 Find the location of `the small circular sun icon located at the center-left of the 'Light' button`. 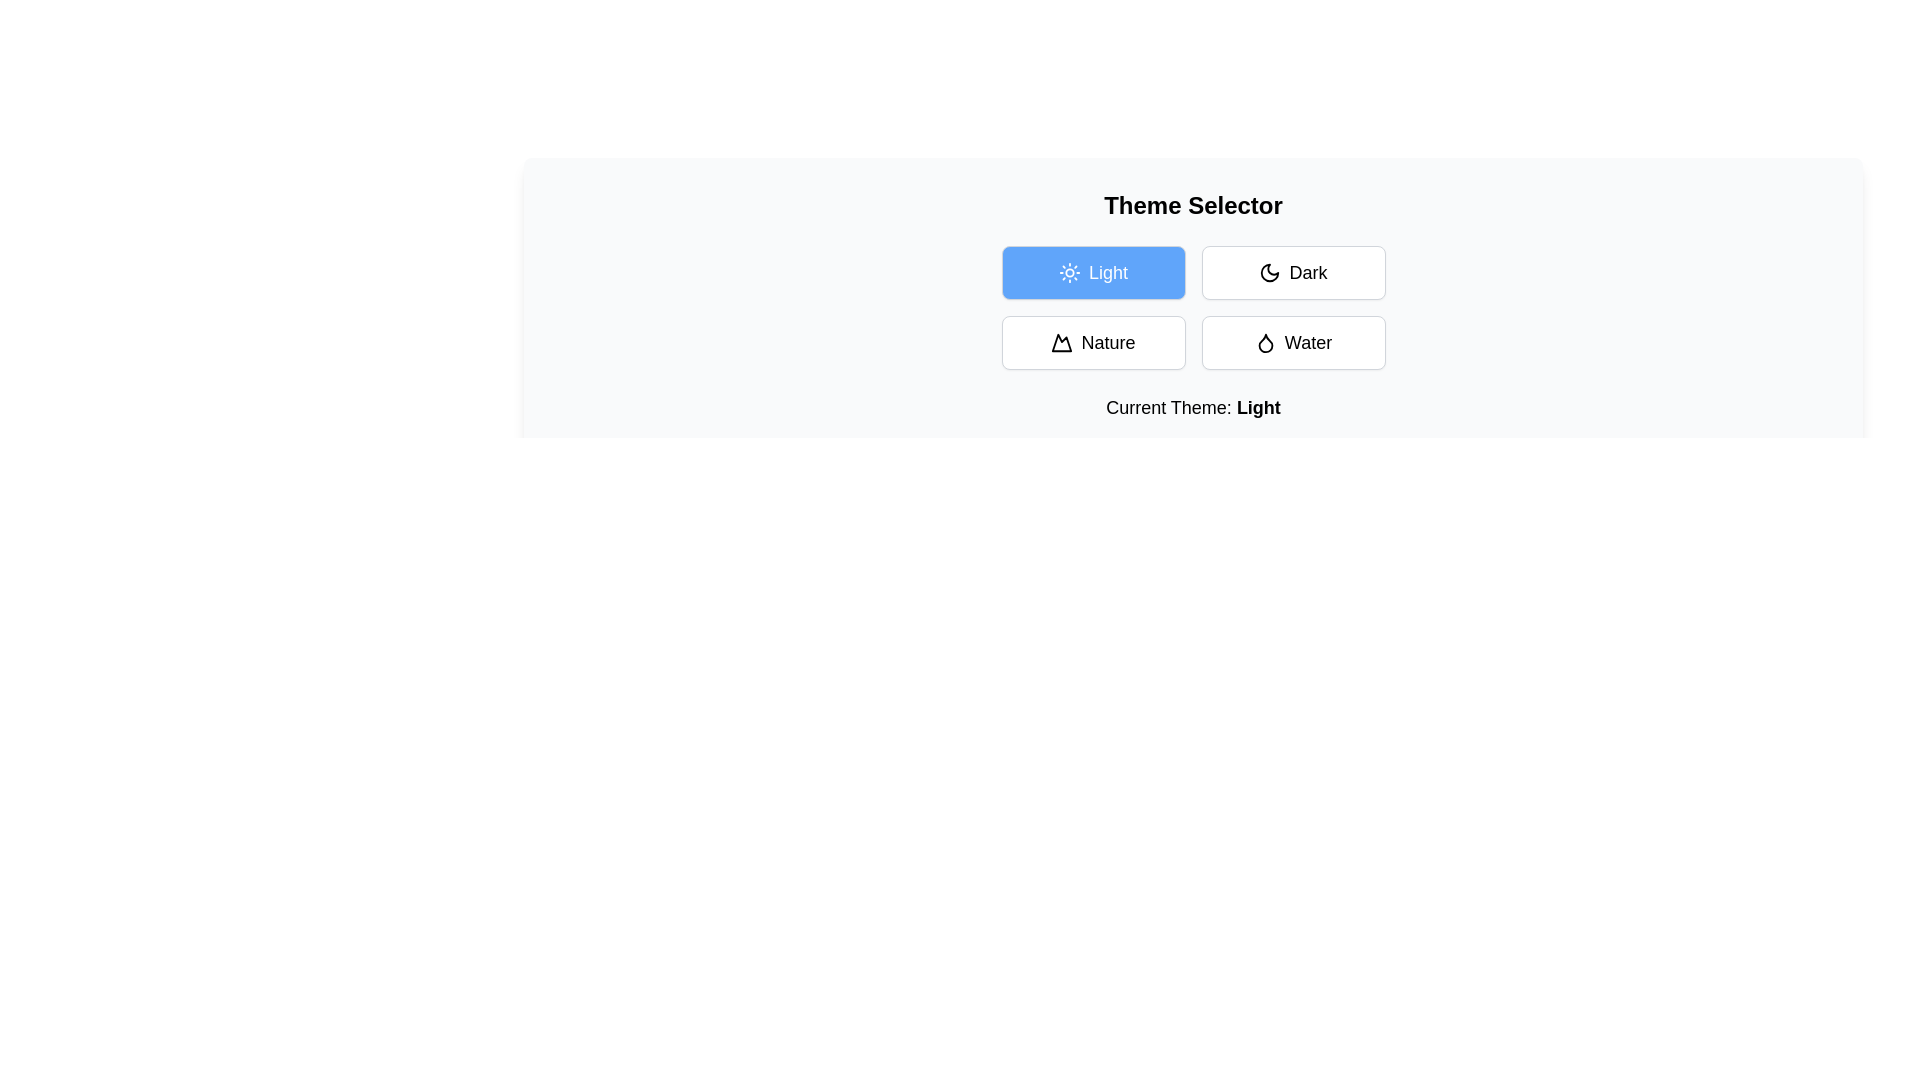

the small circular sun icon located at the center-left of the 'Light' button is located at coordinates (1069, 273).